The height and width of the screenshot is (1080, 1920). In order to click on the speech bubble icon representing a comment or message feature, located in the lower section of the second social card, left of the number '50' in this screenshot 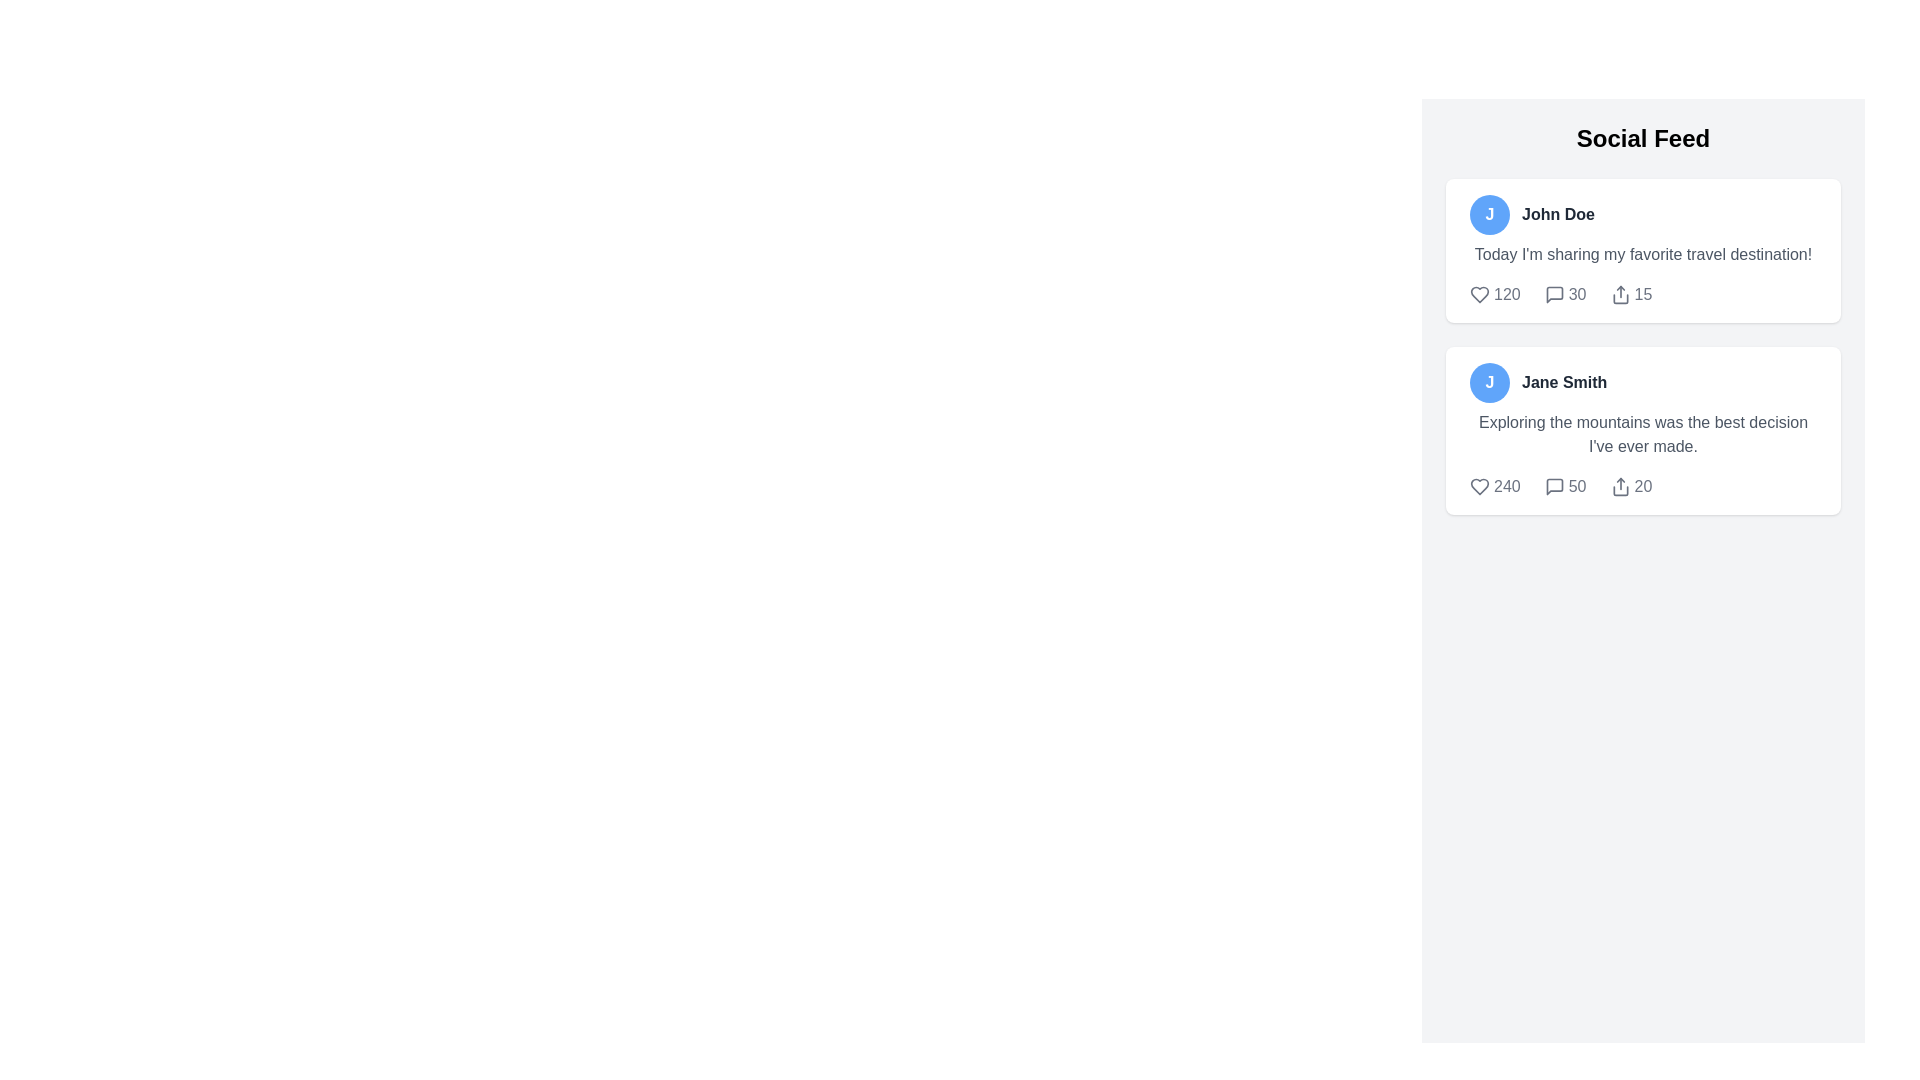, I will do `click(1553, 486)`.